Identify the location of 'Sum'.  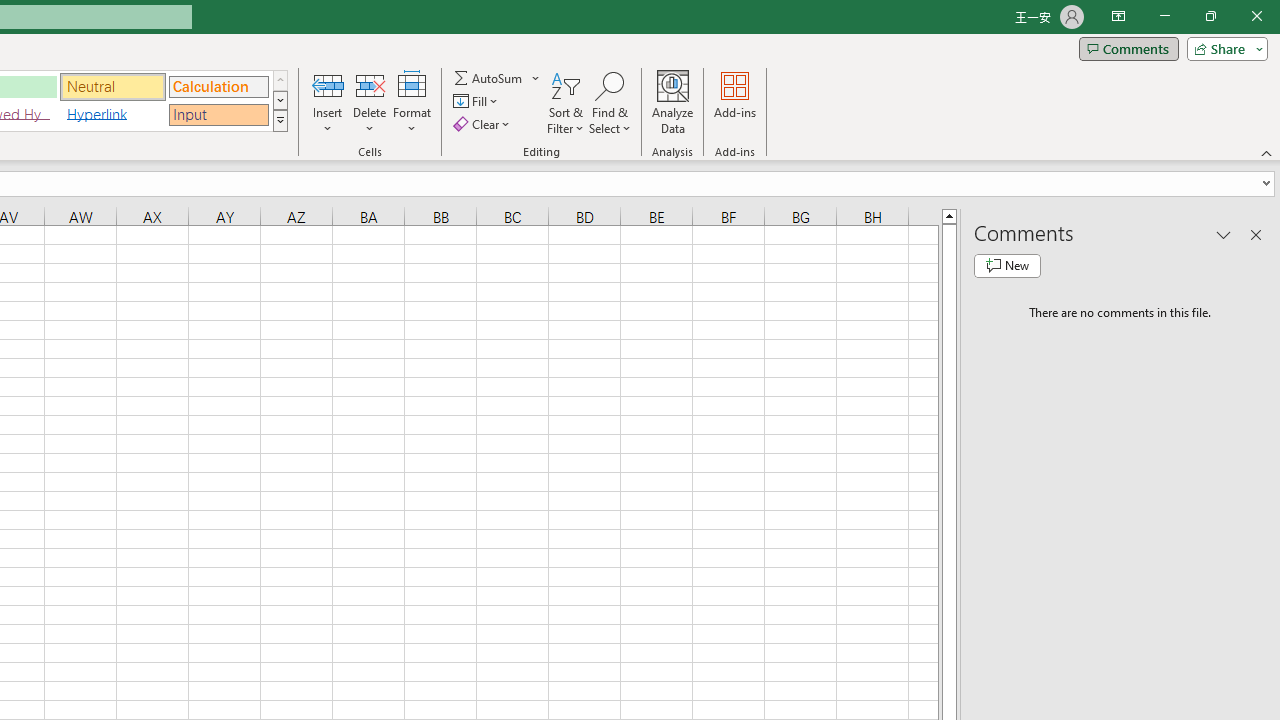
(489, 77).